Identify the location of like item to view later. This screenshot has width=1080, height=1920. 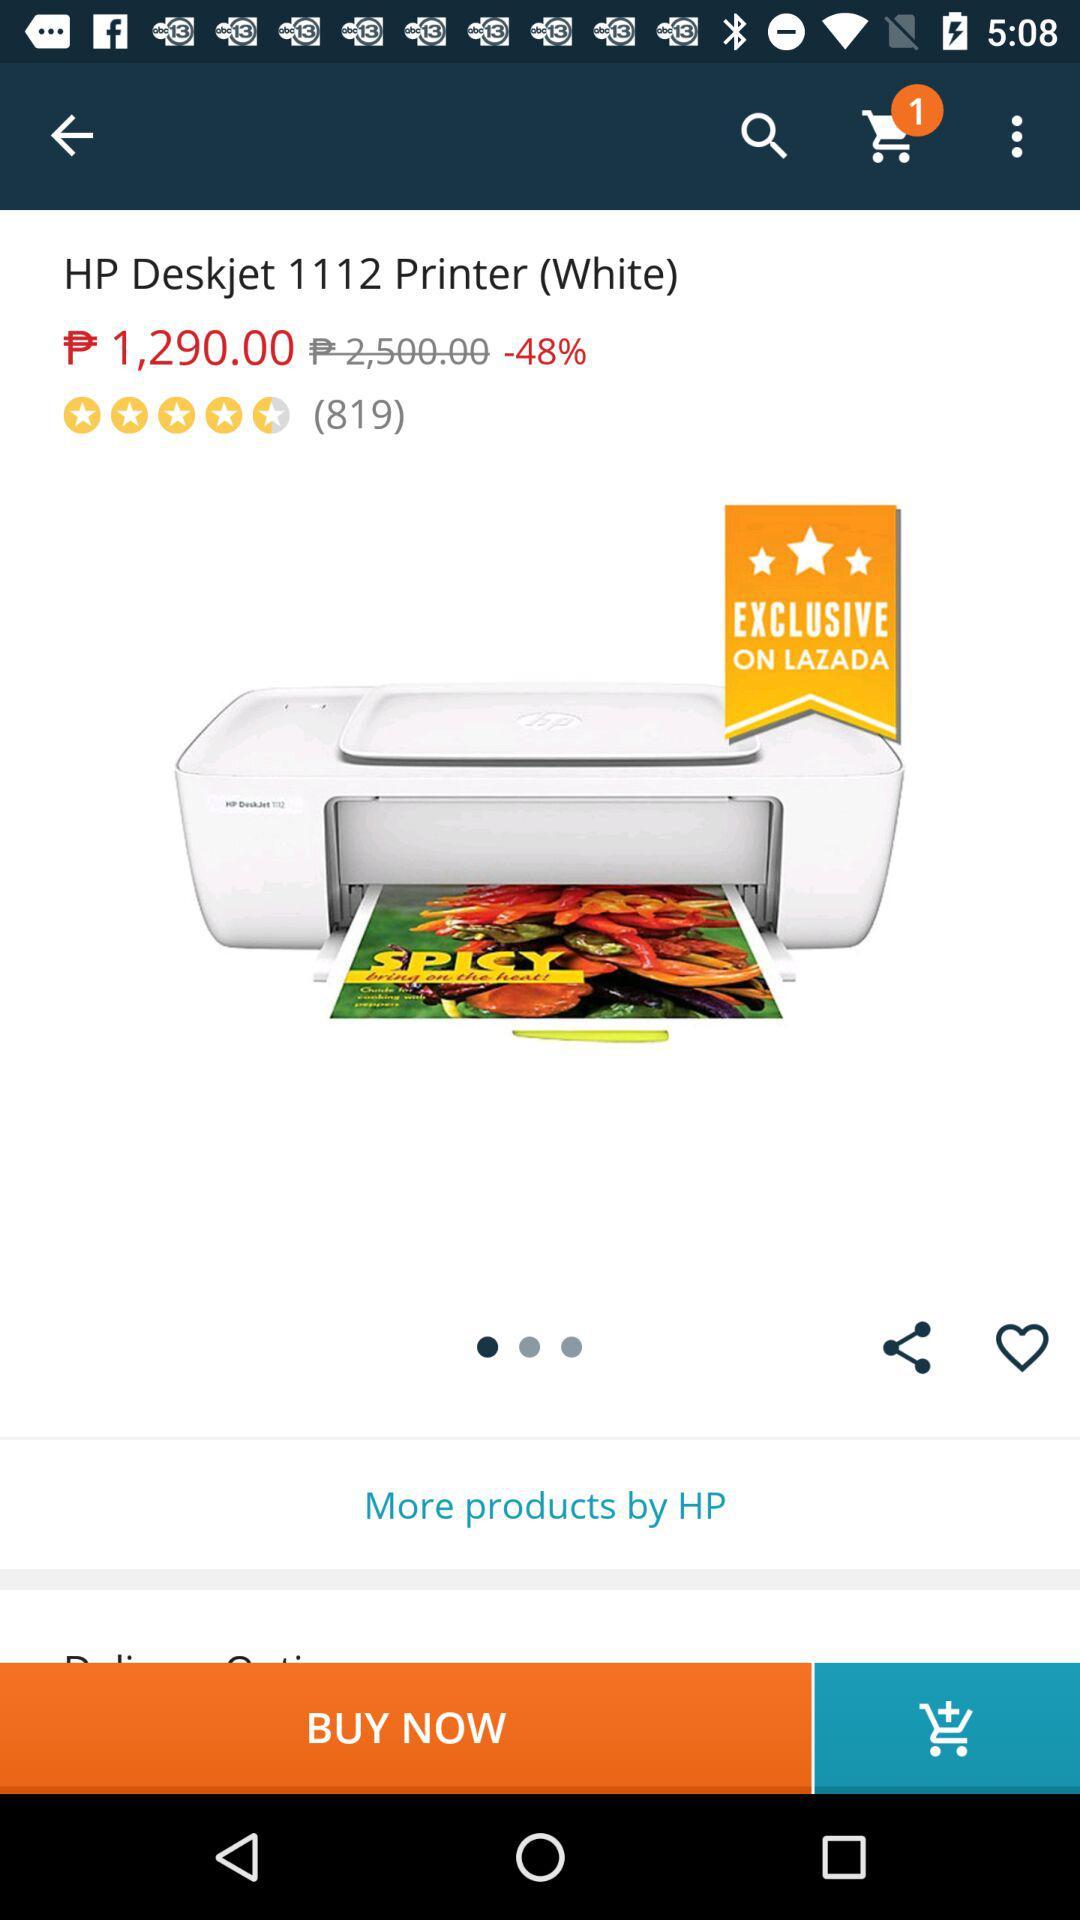
(1022, 1347).